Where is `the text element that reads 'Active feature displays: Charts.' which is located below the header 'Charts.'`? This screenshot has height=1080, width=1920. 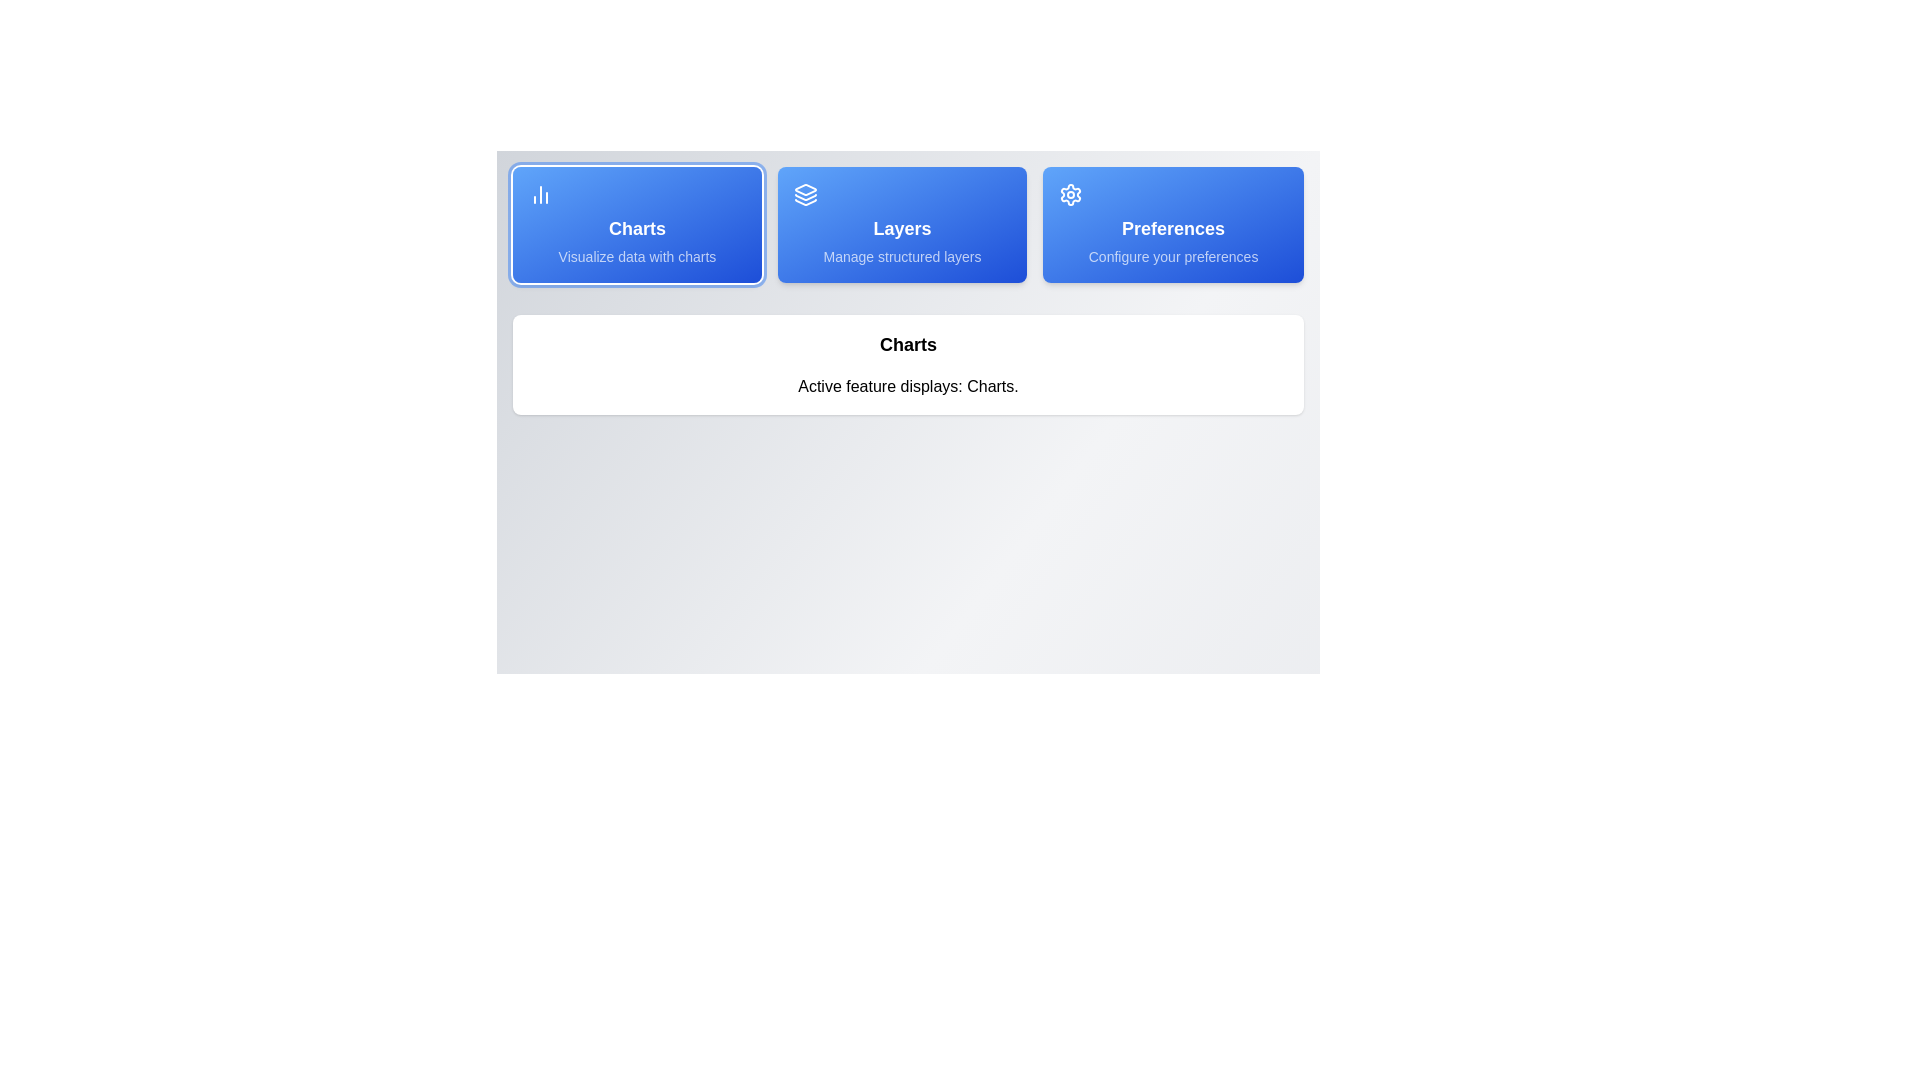
the text element that reads 'Active feature displays: Charts.' which is located below the header 'Charts.' is located at coordinates (907, 386).